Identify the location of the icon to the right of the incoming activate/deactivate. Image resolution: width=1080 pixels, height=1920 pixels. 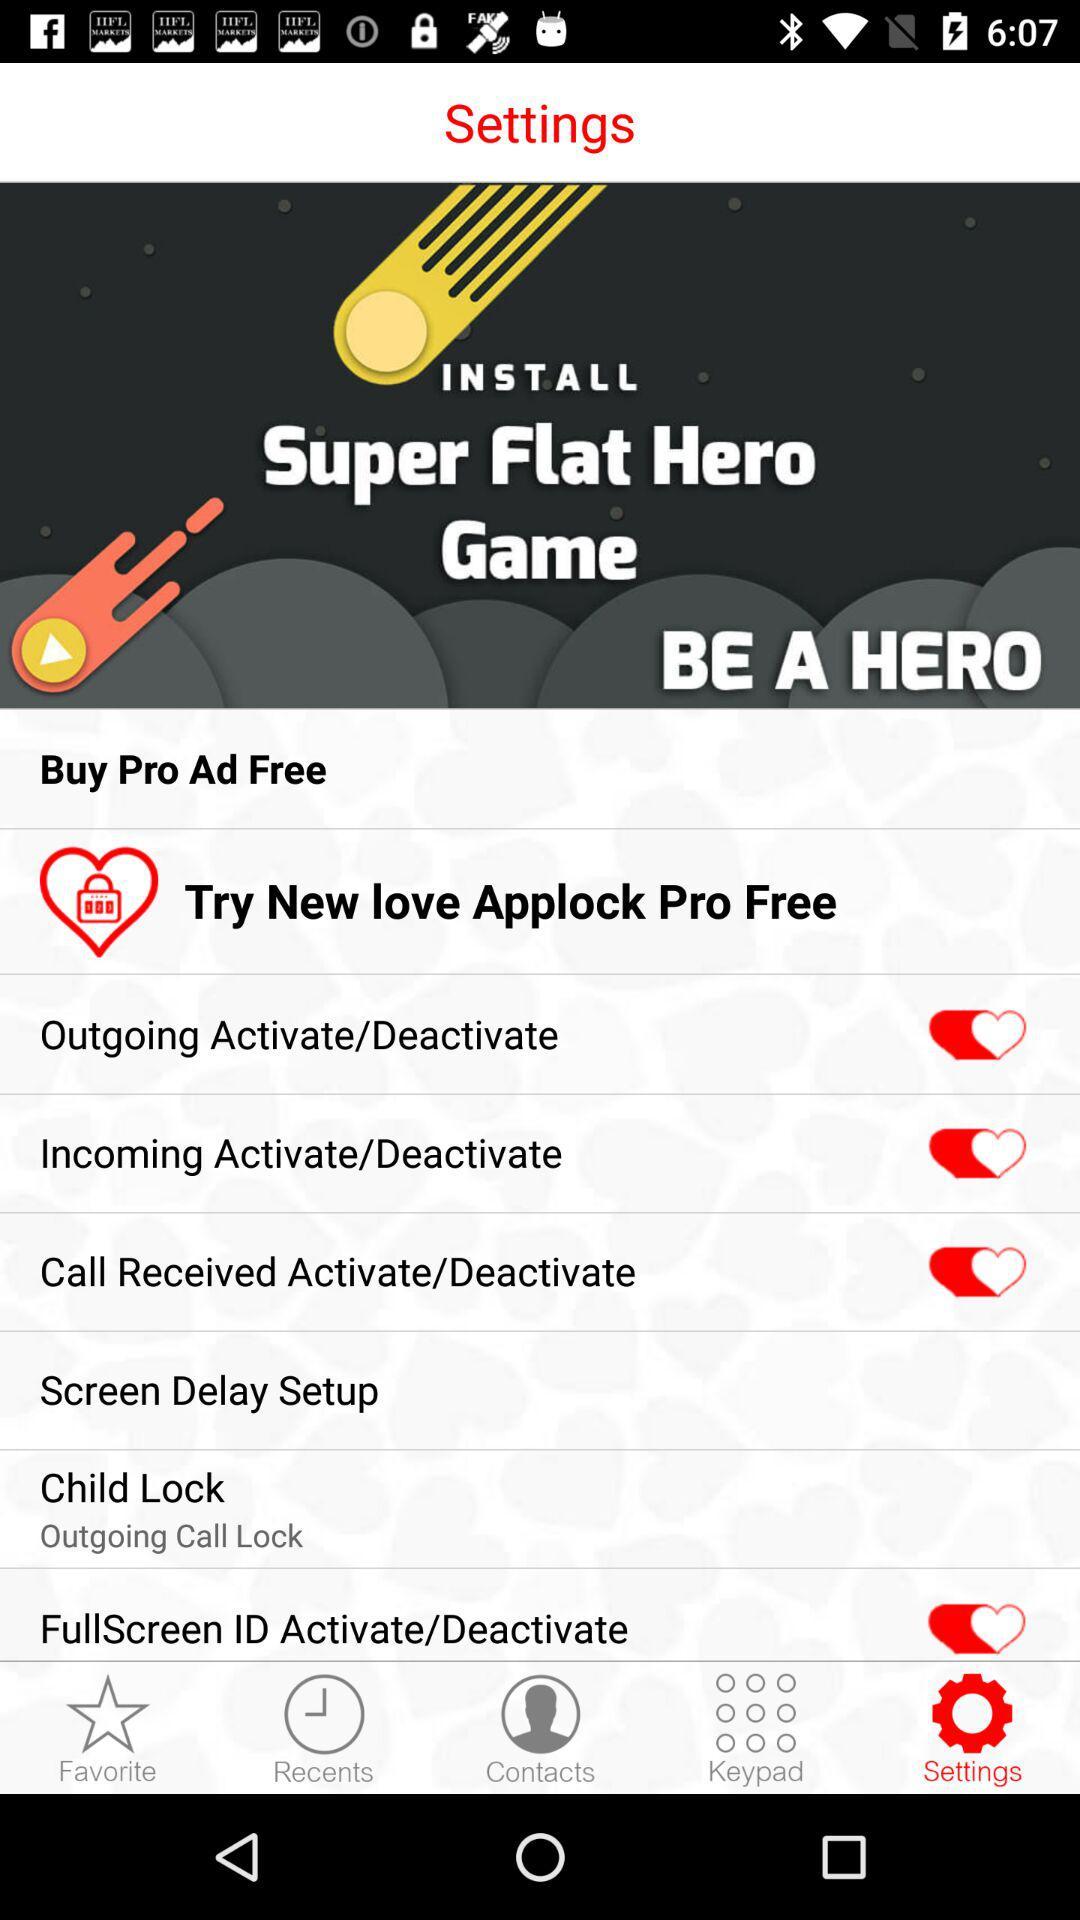
(974, 1154).